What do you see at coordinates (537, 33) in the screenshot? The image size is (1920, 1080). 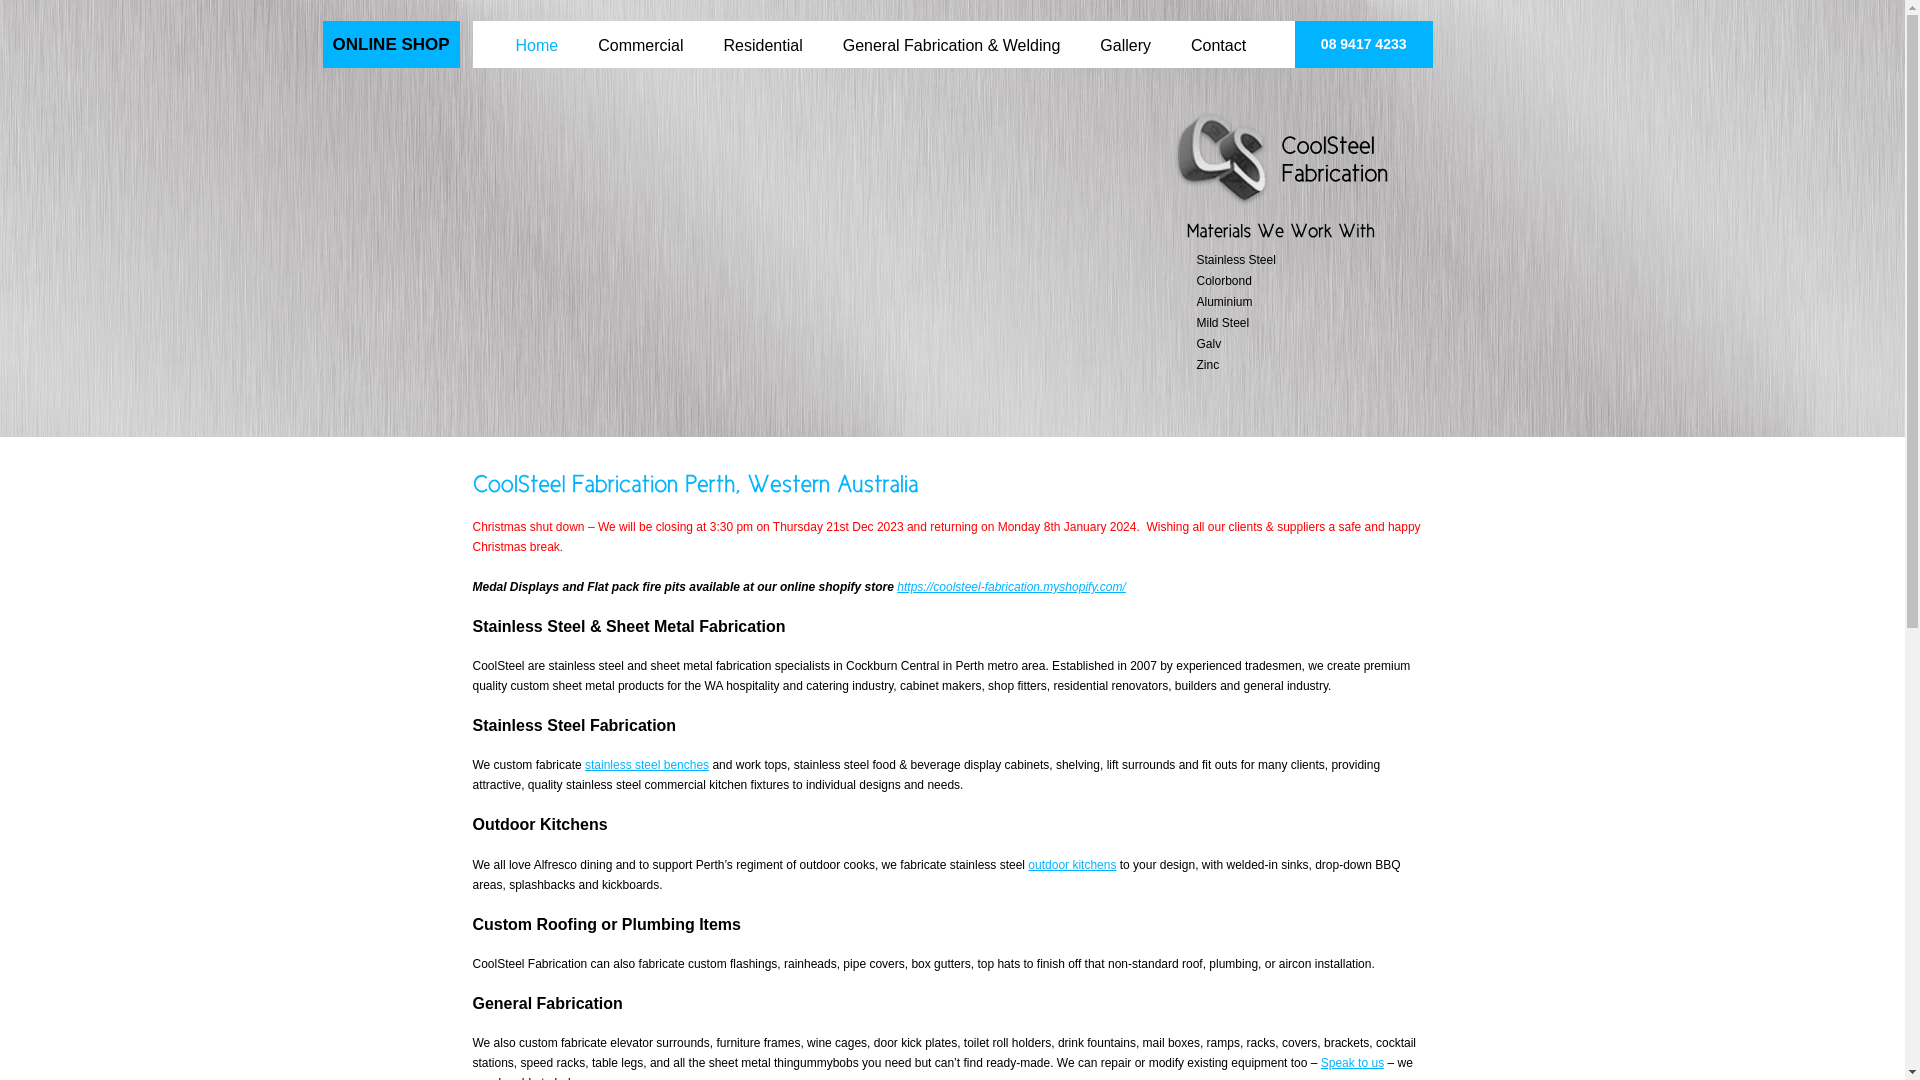 I see `'Home'` at bounding box center [537, 33].